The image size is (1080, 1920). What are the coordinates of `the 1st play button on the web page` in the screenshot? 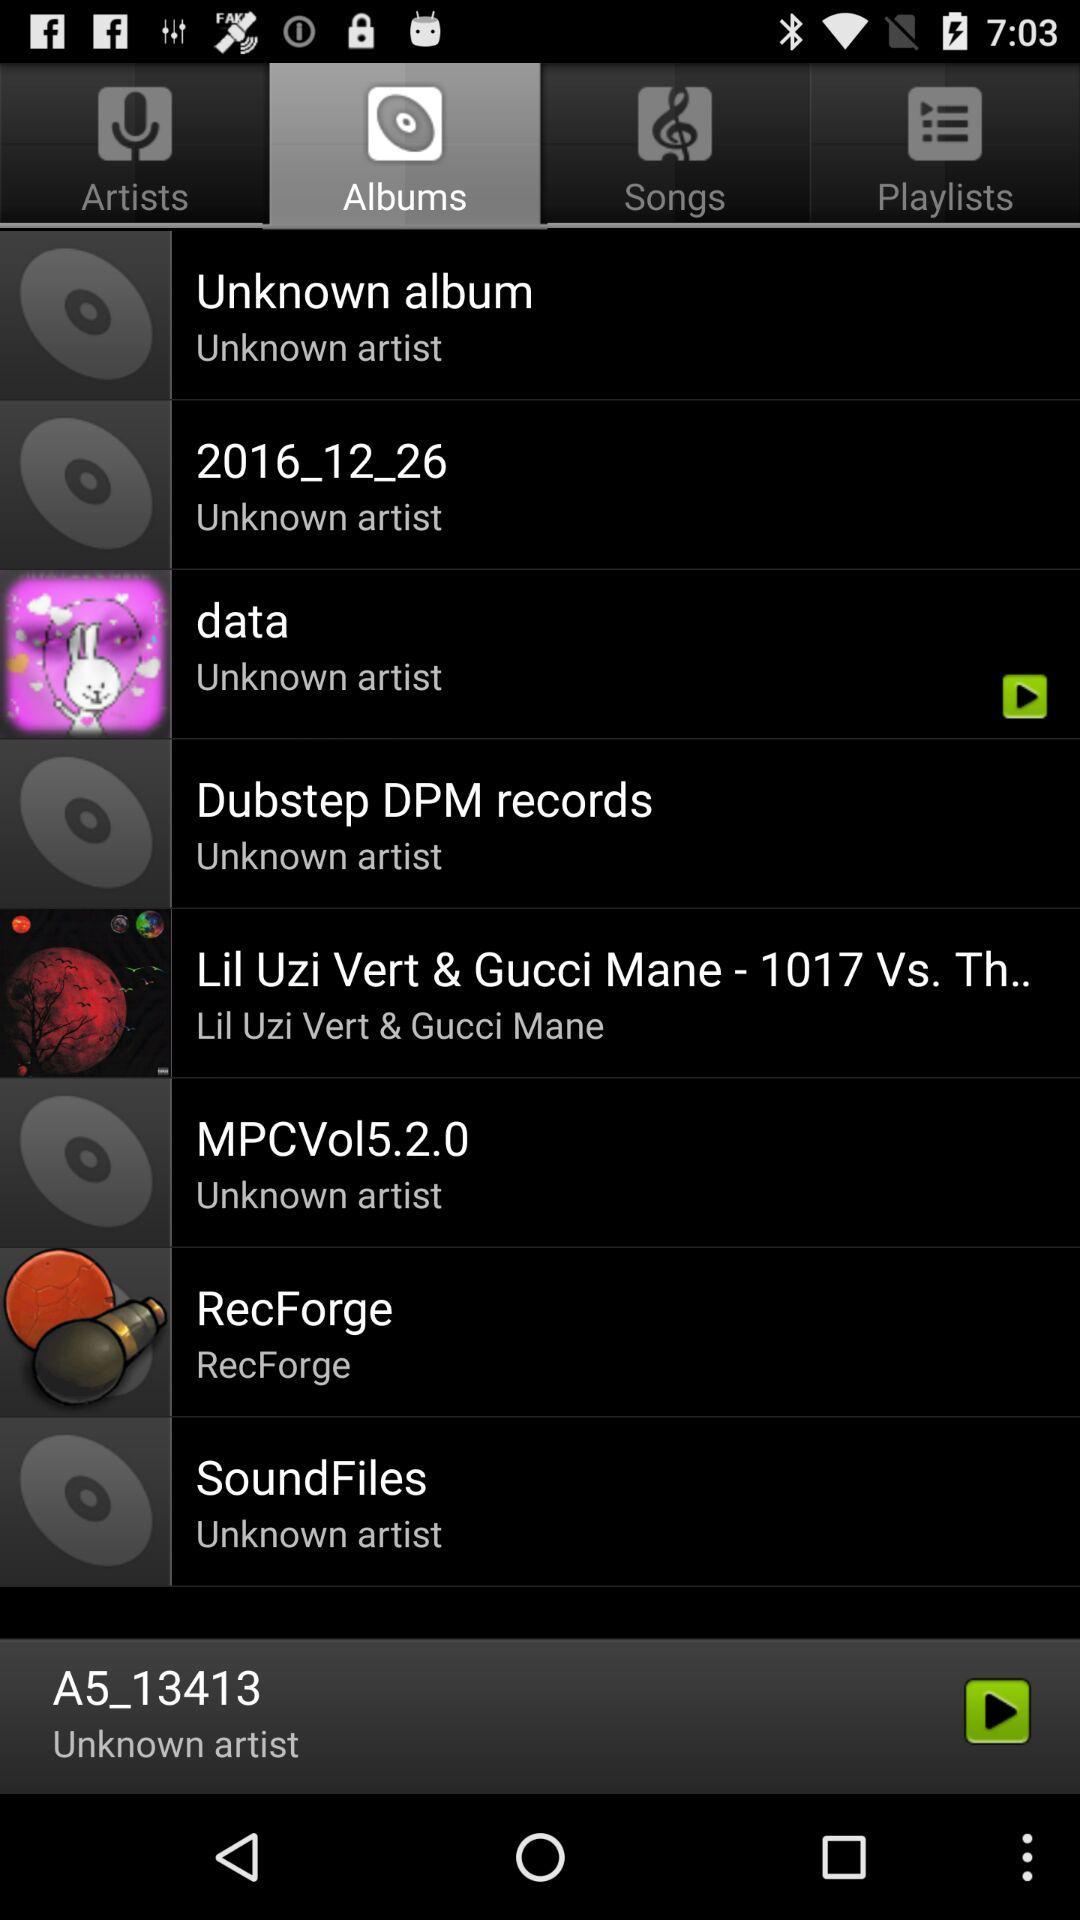 It's located at (1025, 696).